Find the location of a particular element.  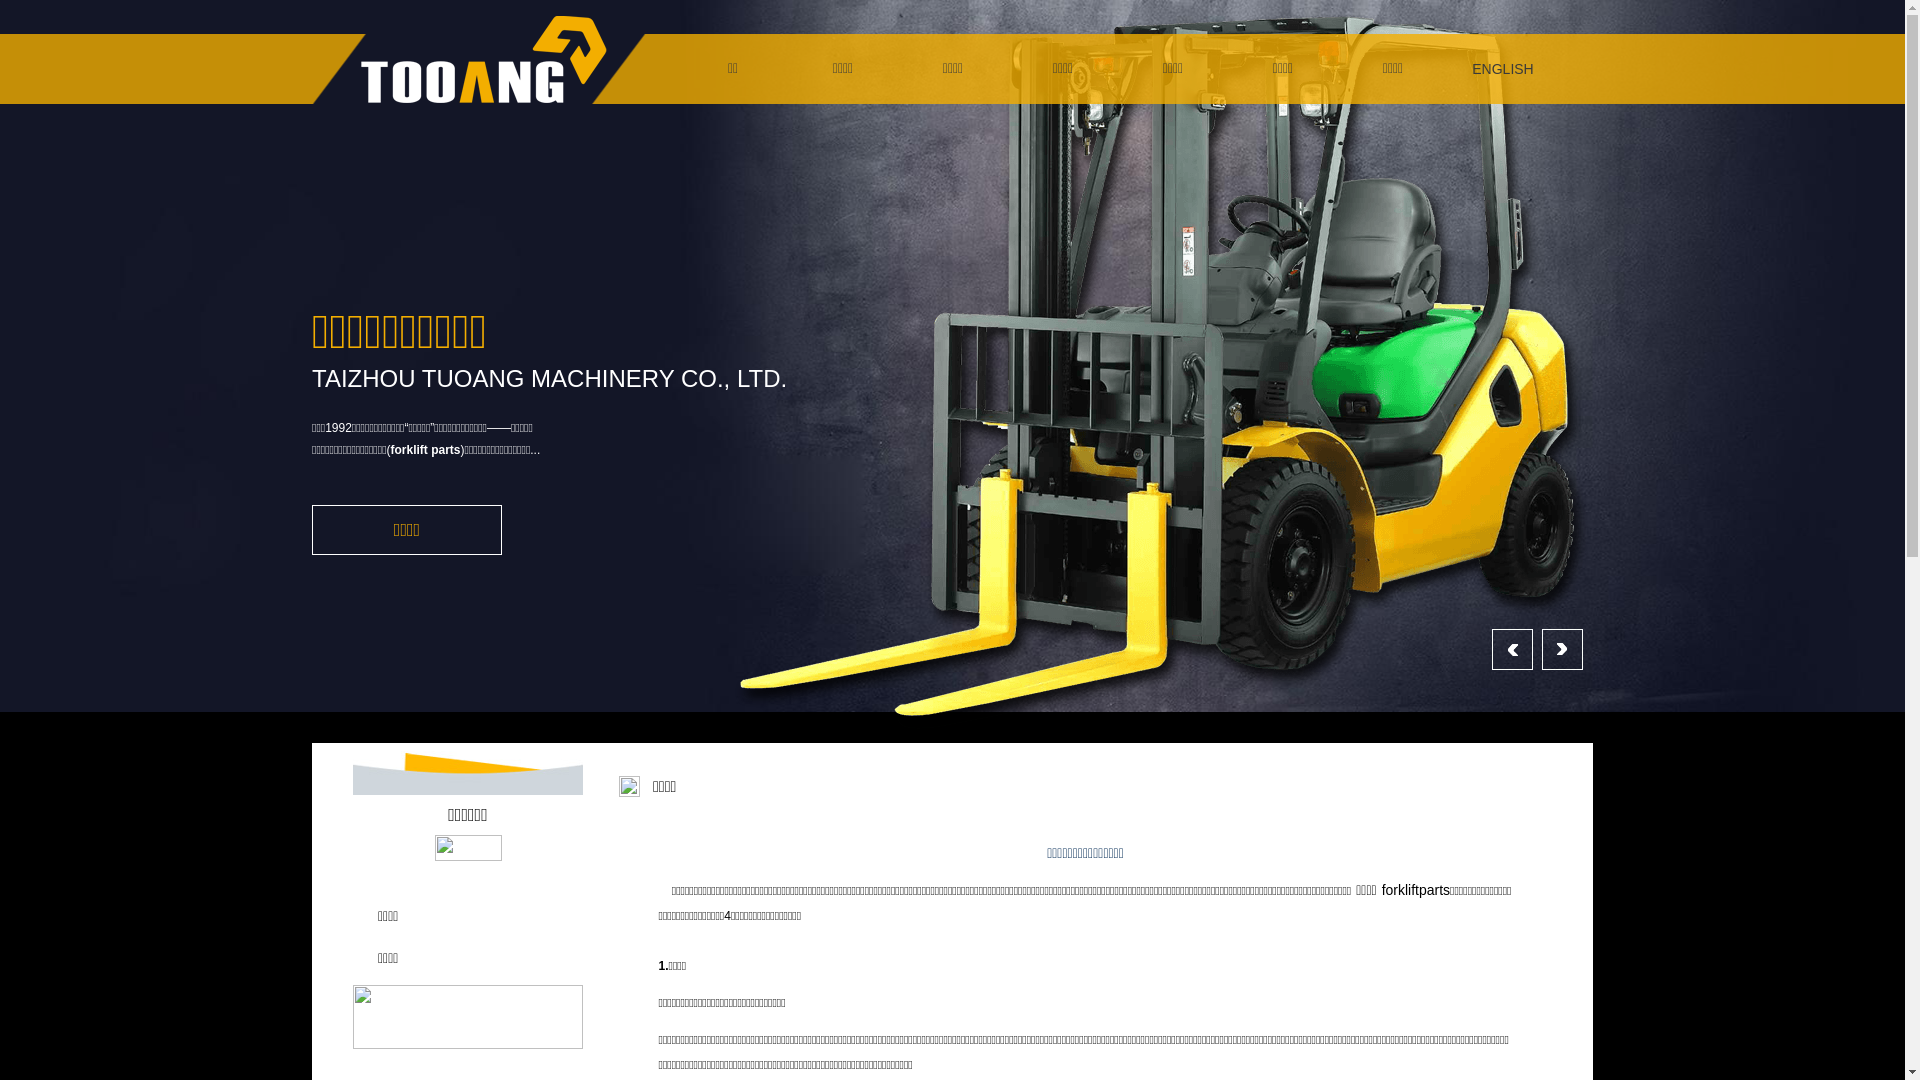

'ENGLISH' is located at coordinates (1502, 68).